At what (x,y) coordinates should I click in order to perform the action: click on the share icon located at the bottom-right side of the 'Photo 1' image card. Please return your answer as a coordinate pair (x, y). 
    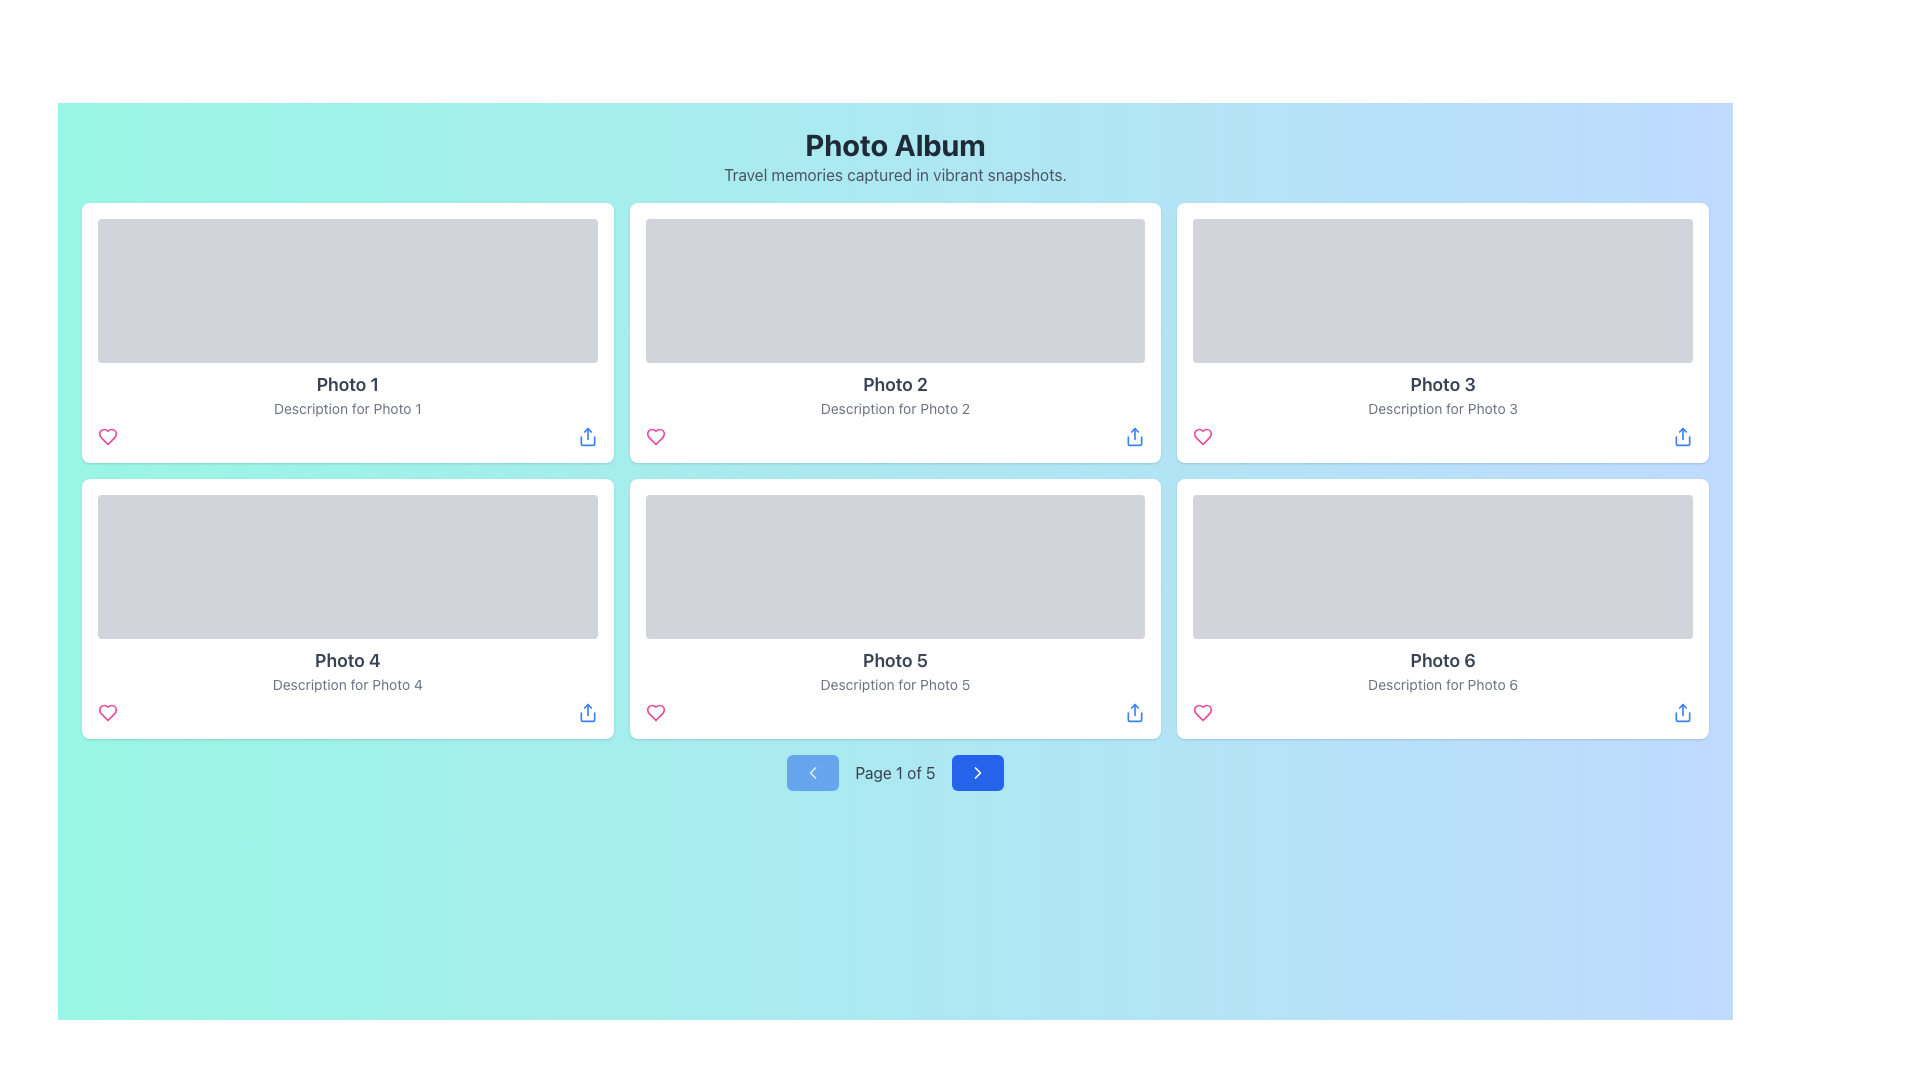
    Looking at the image, I should click on (586, 435).